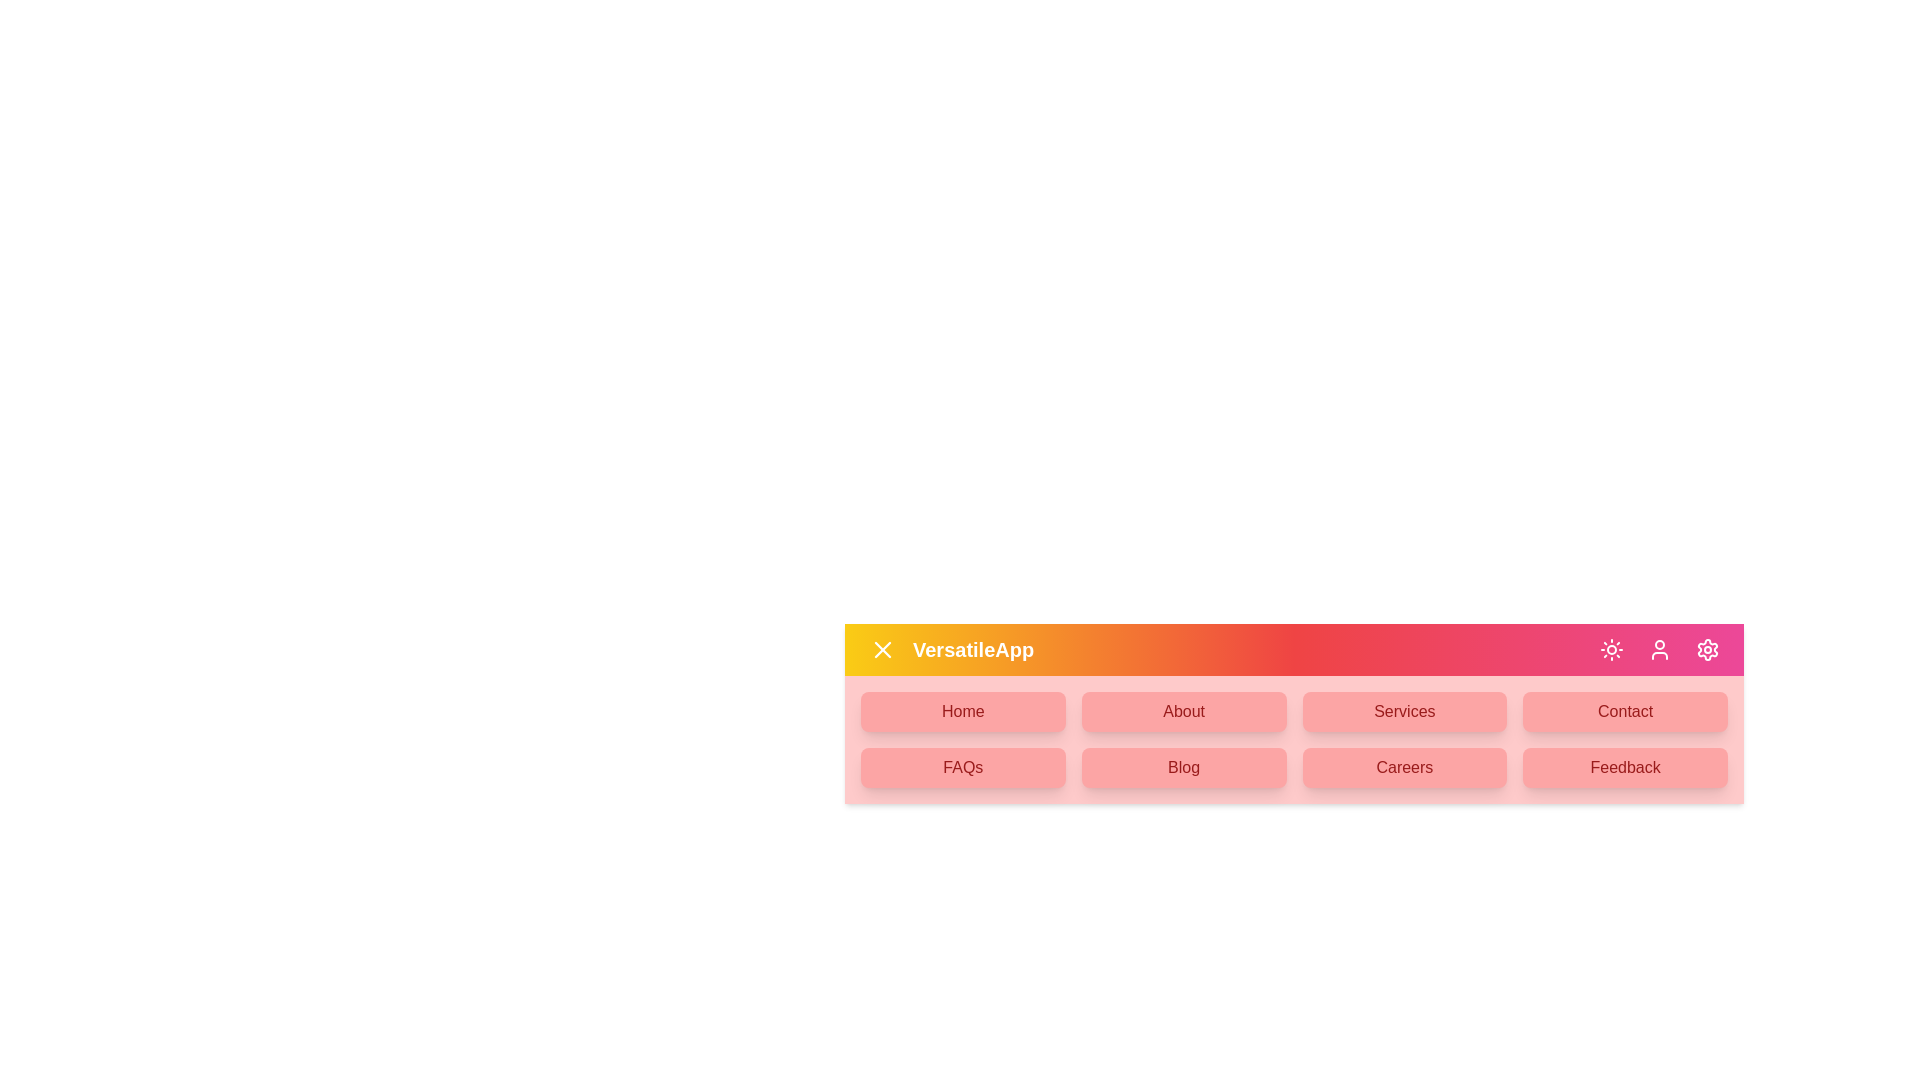  I want to click on the menu item Services from the available options, so click(1402, 711).